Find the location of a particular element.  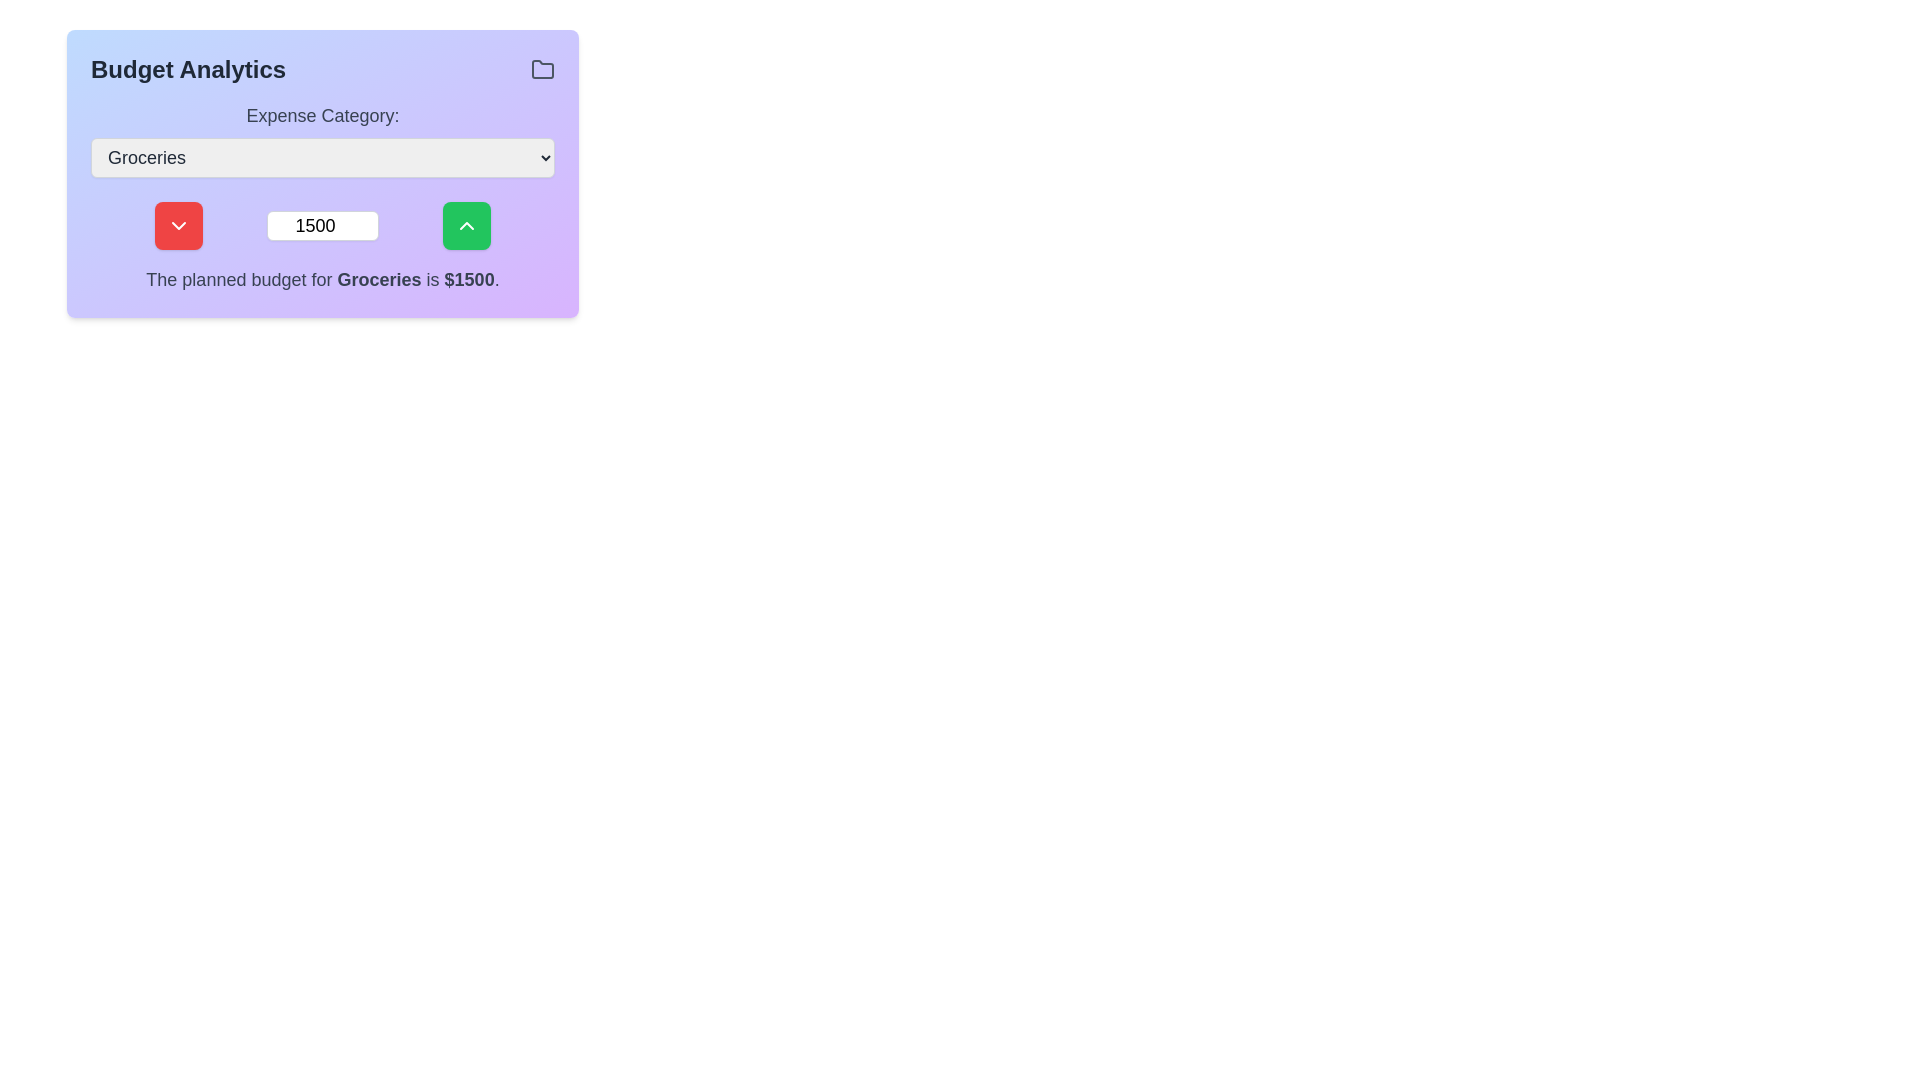

top portion of the folder icon represented by a vector graphic styled with rounded corners, located at the top-right corner of the interface is located at coordinates (542, 68).